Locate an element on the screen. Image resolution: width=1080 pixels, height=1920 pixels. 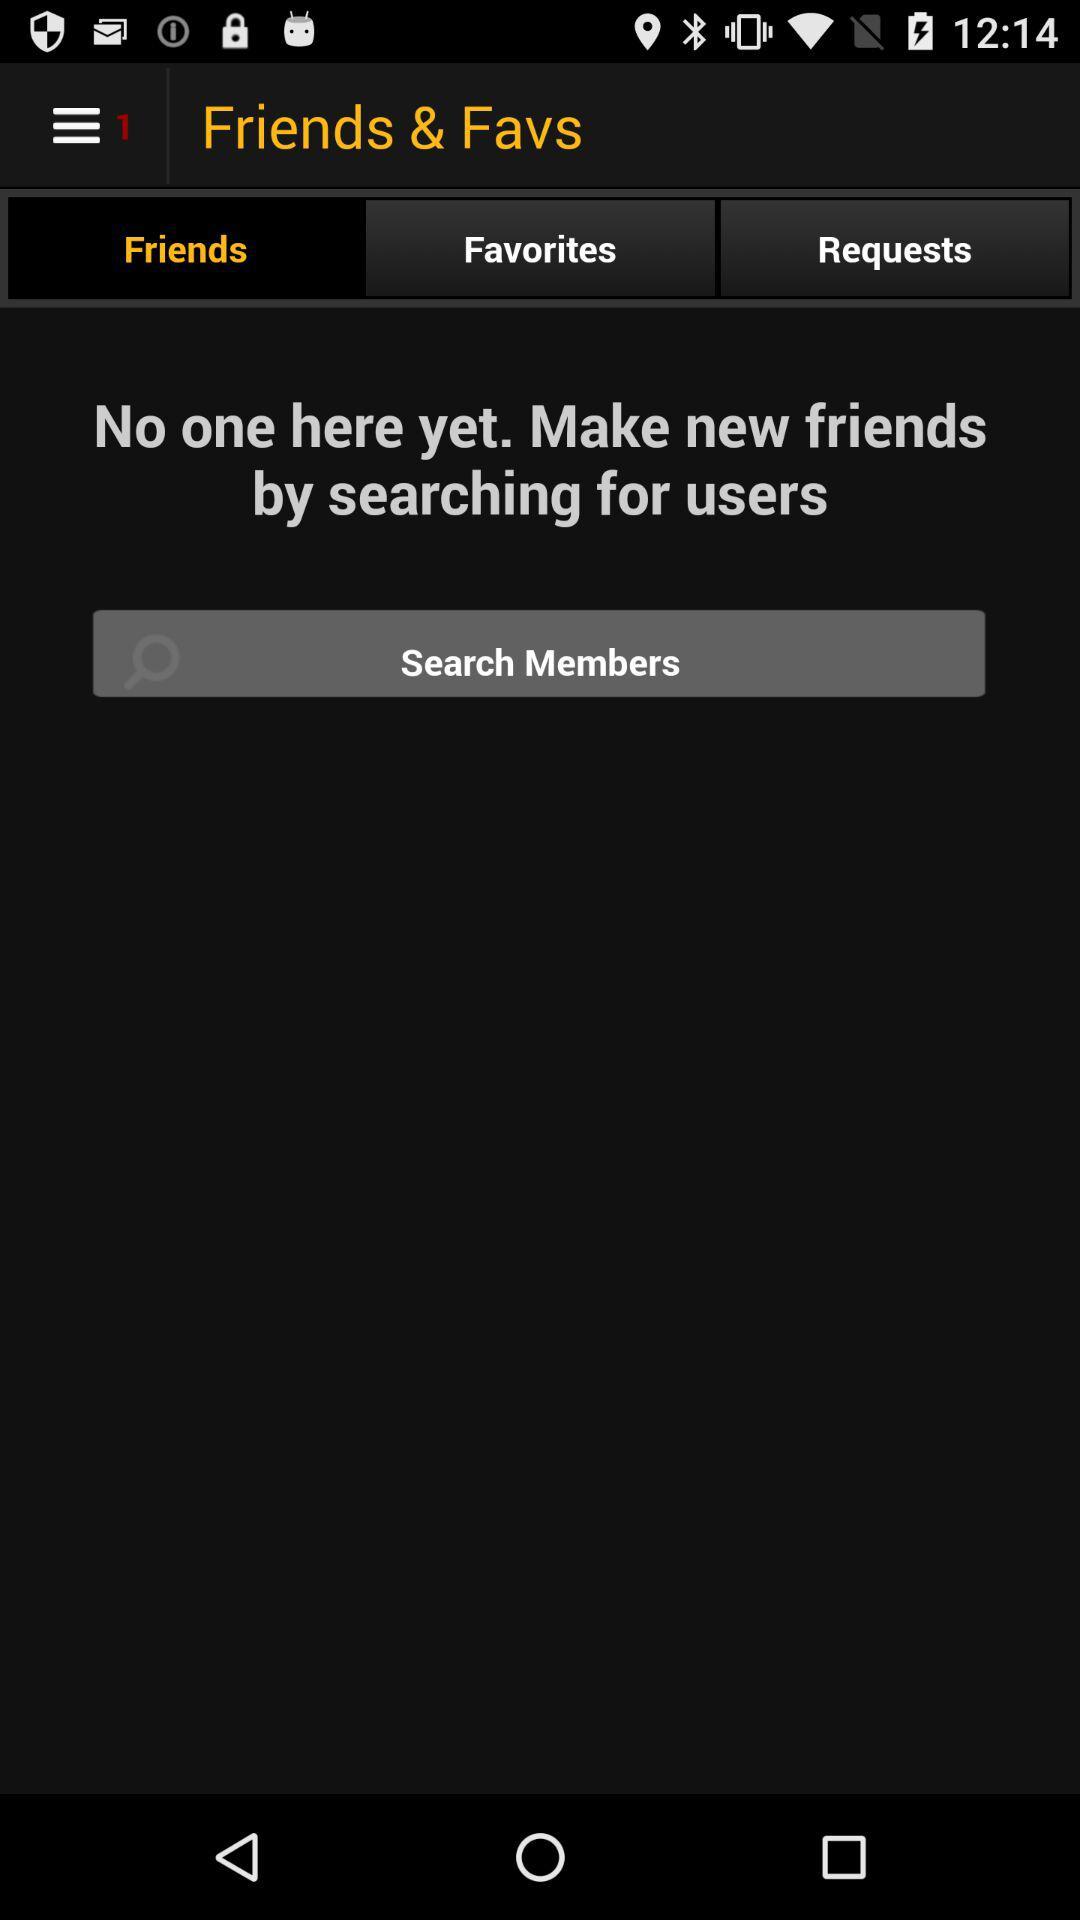
the favorites is located at coordinates (540, 247).